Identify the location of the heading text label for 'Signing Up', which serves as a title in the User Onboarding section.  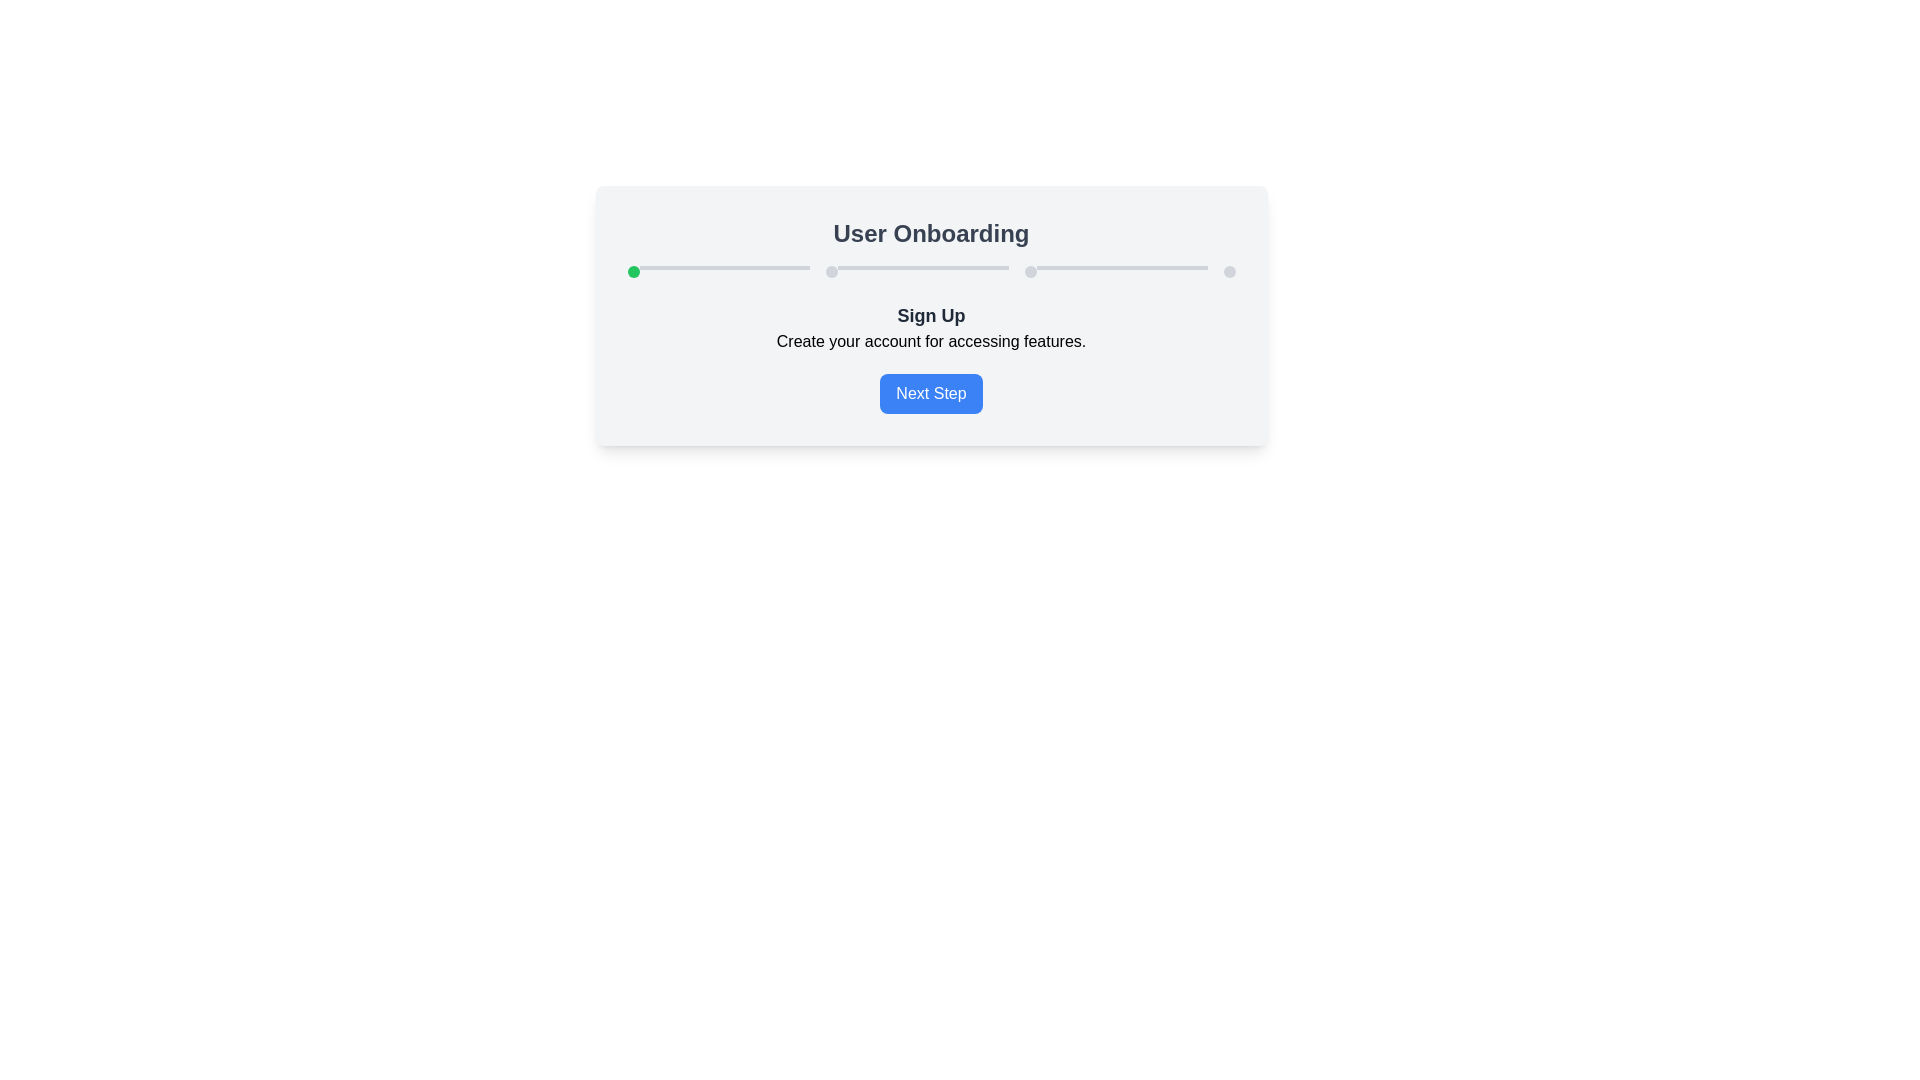
(930, 315).